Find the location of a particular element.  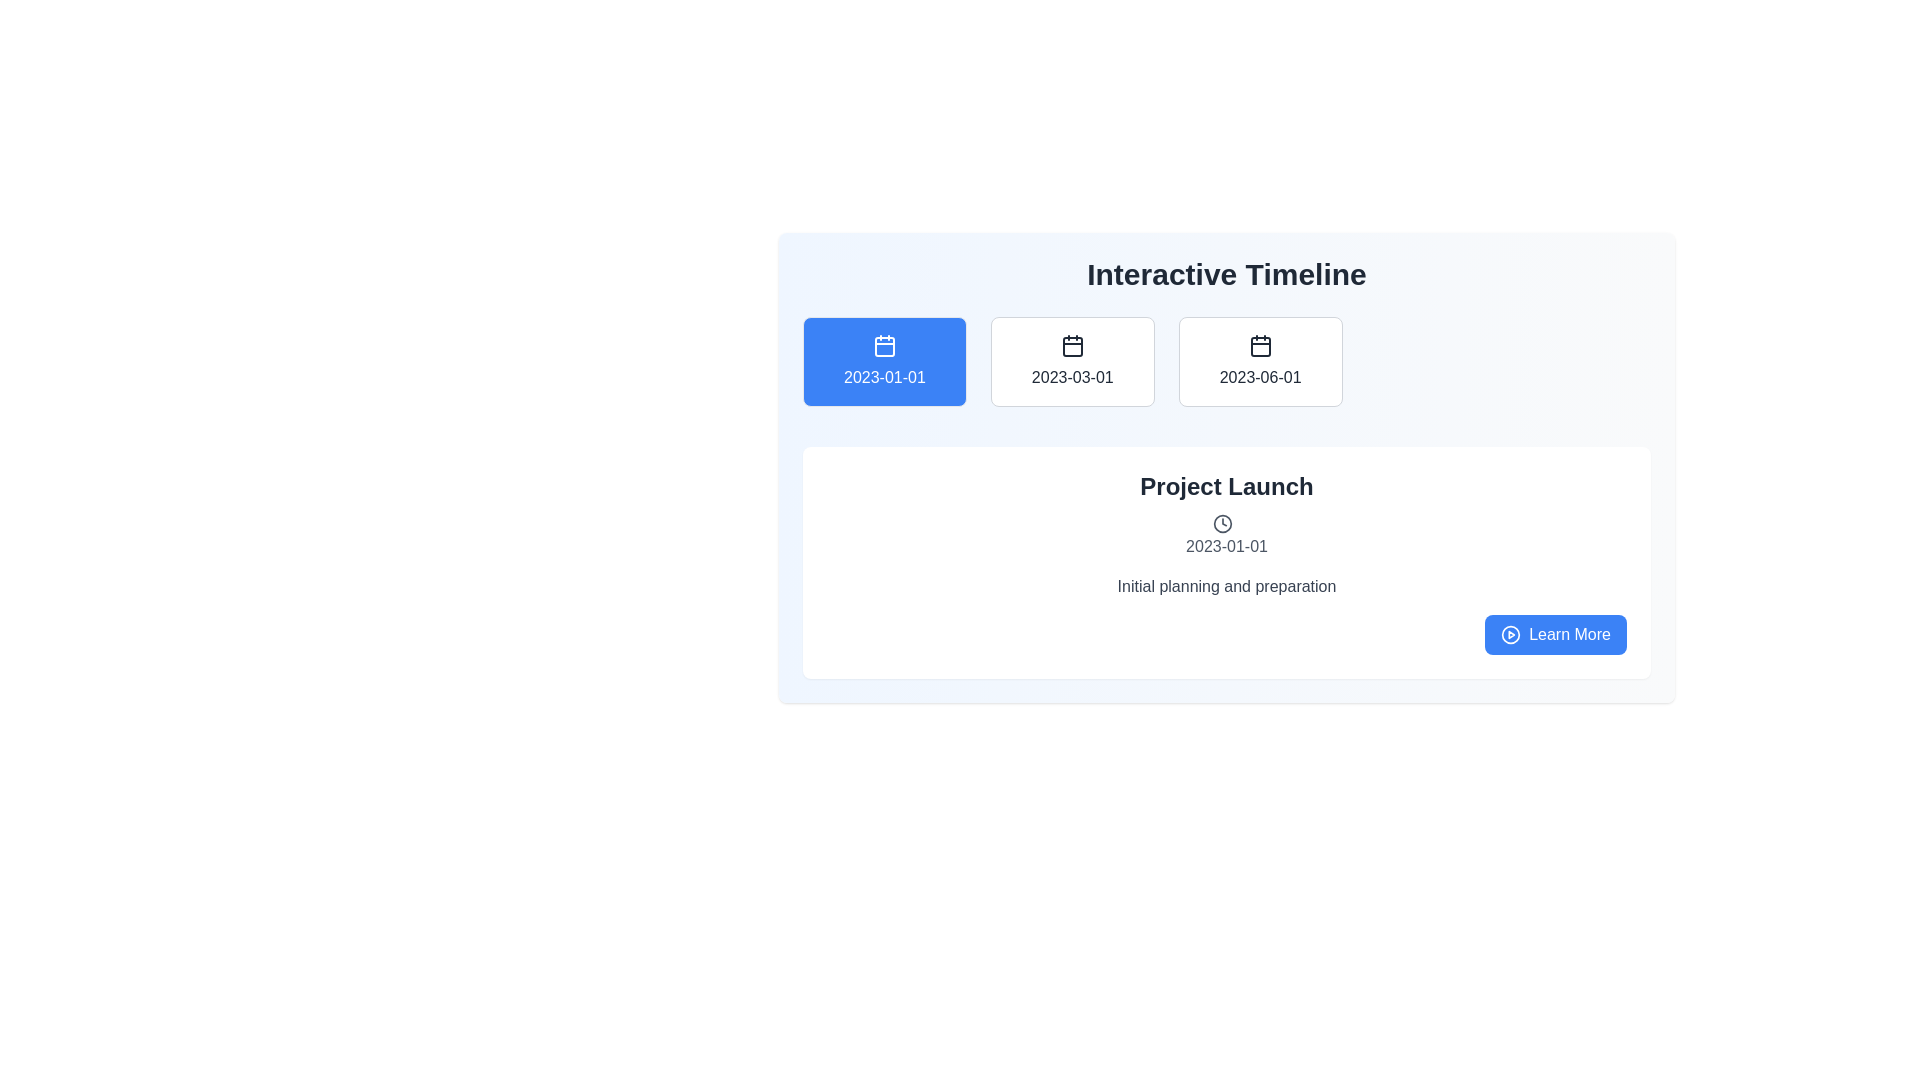

the calendar icon associated with the date '2023-06-01' is located at coordinates (1259, 345).